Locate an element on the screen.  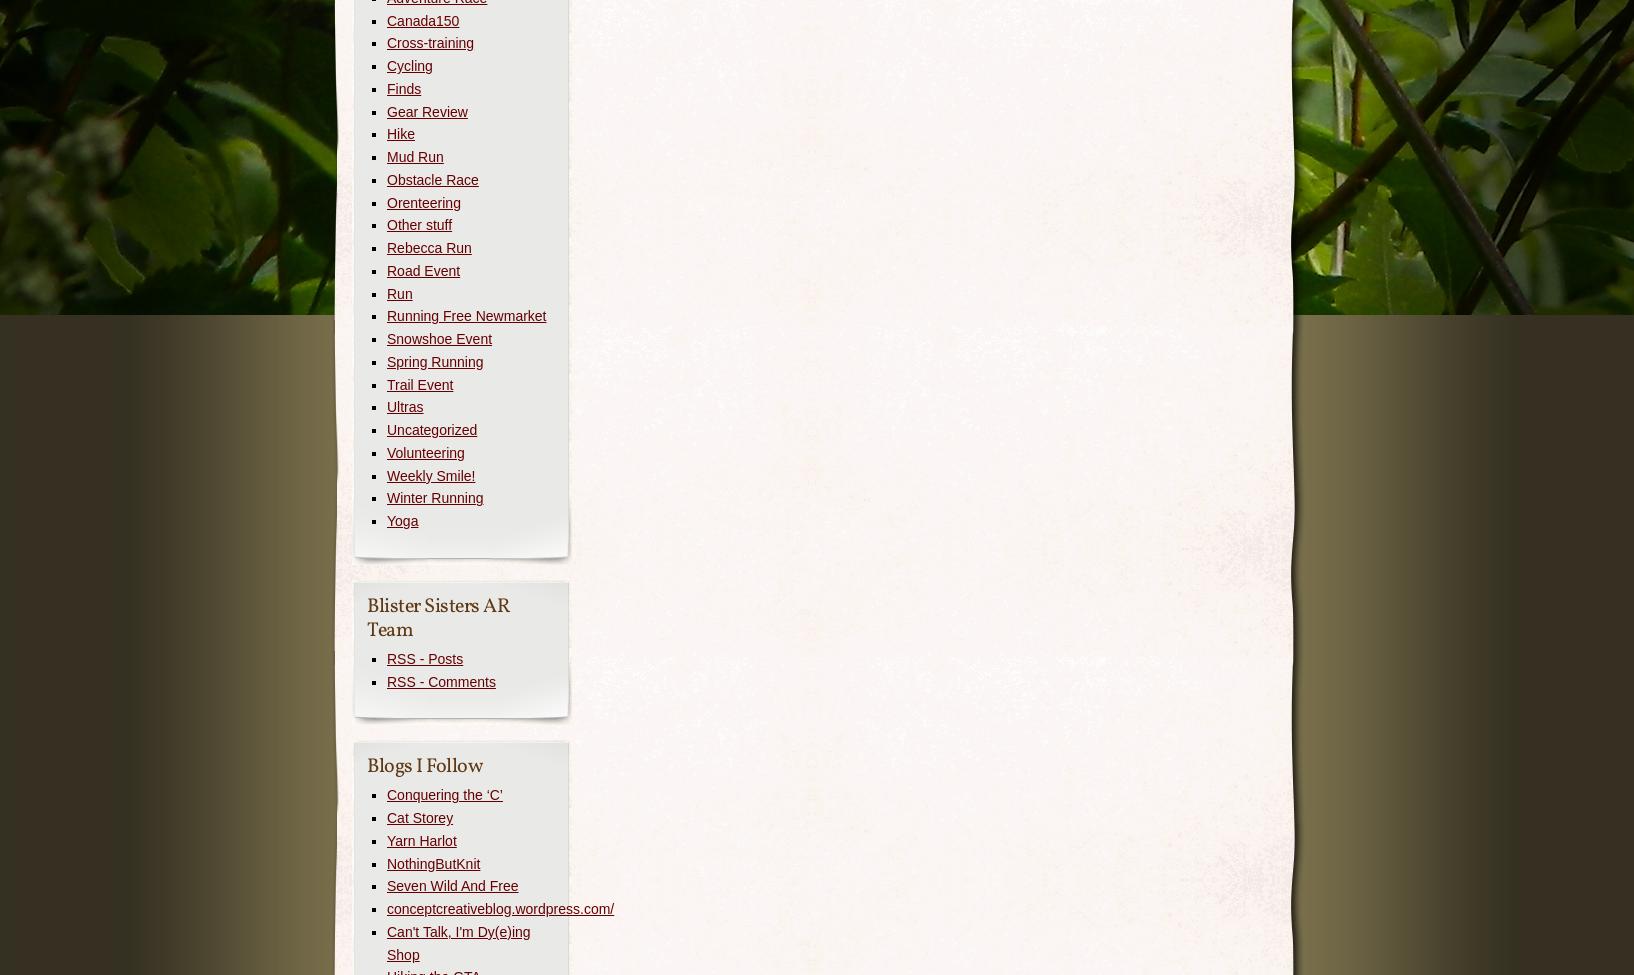
'Trail Event' is located at coordinates (419, 382).